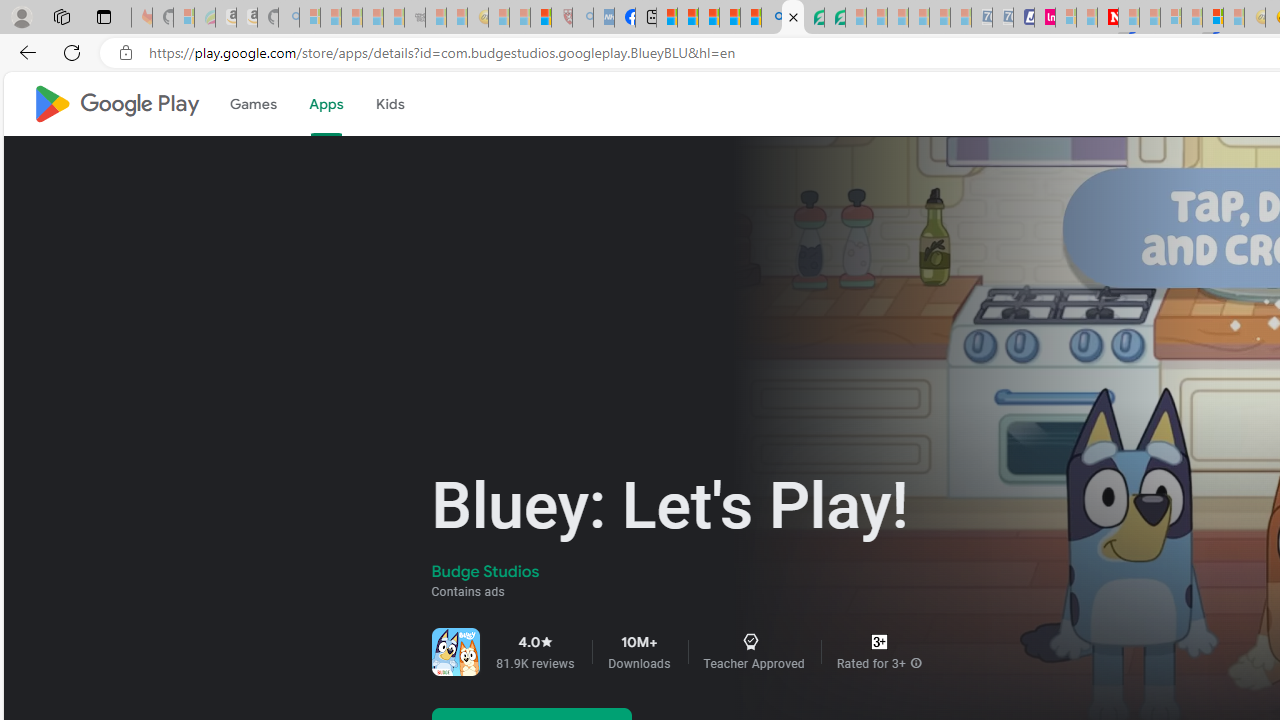  What do you see at coordinates (835, 17) in the screenshot?
I see `'Microsoft Word - consumer-privacy address update 2.2021'` at bounding box center [835, 17].